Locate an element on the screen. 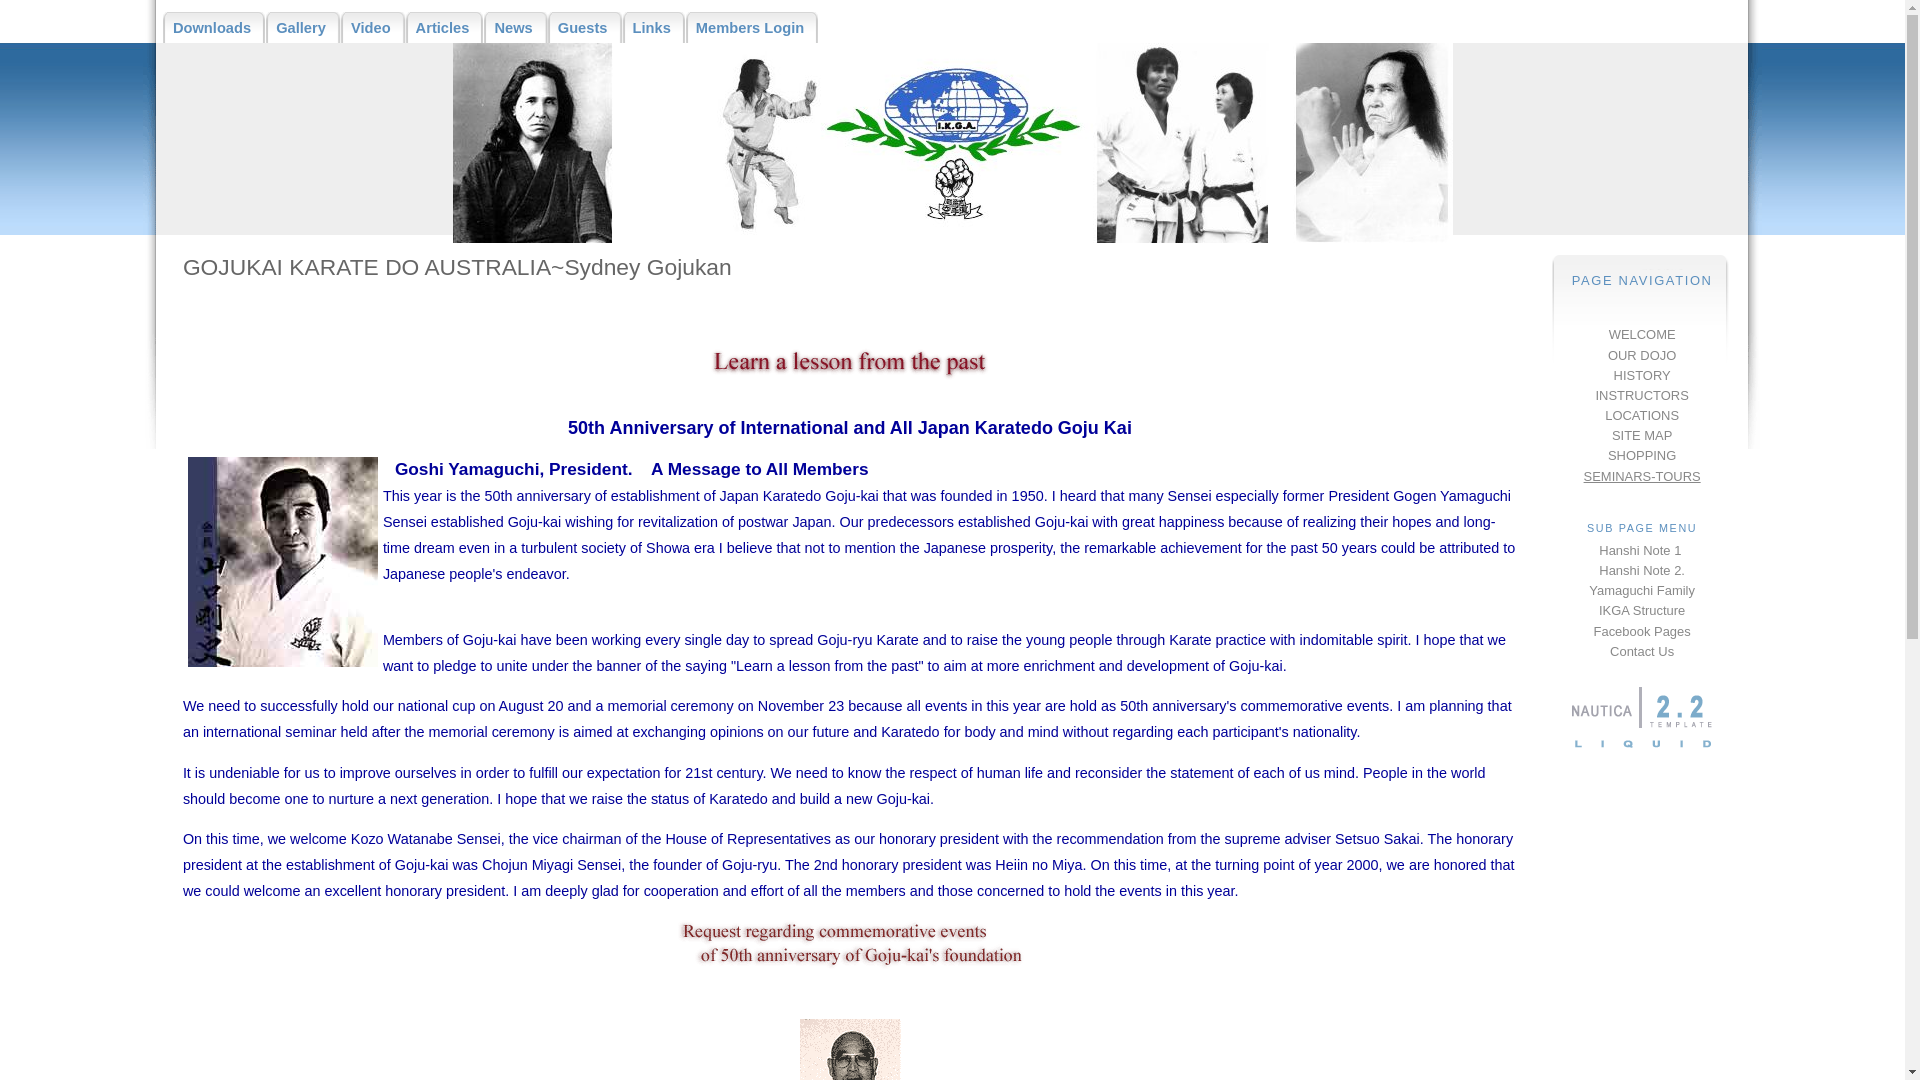 The height and width of the screenshot is (1080, 1920). 'News' is located at coordinates (515, 27).